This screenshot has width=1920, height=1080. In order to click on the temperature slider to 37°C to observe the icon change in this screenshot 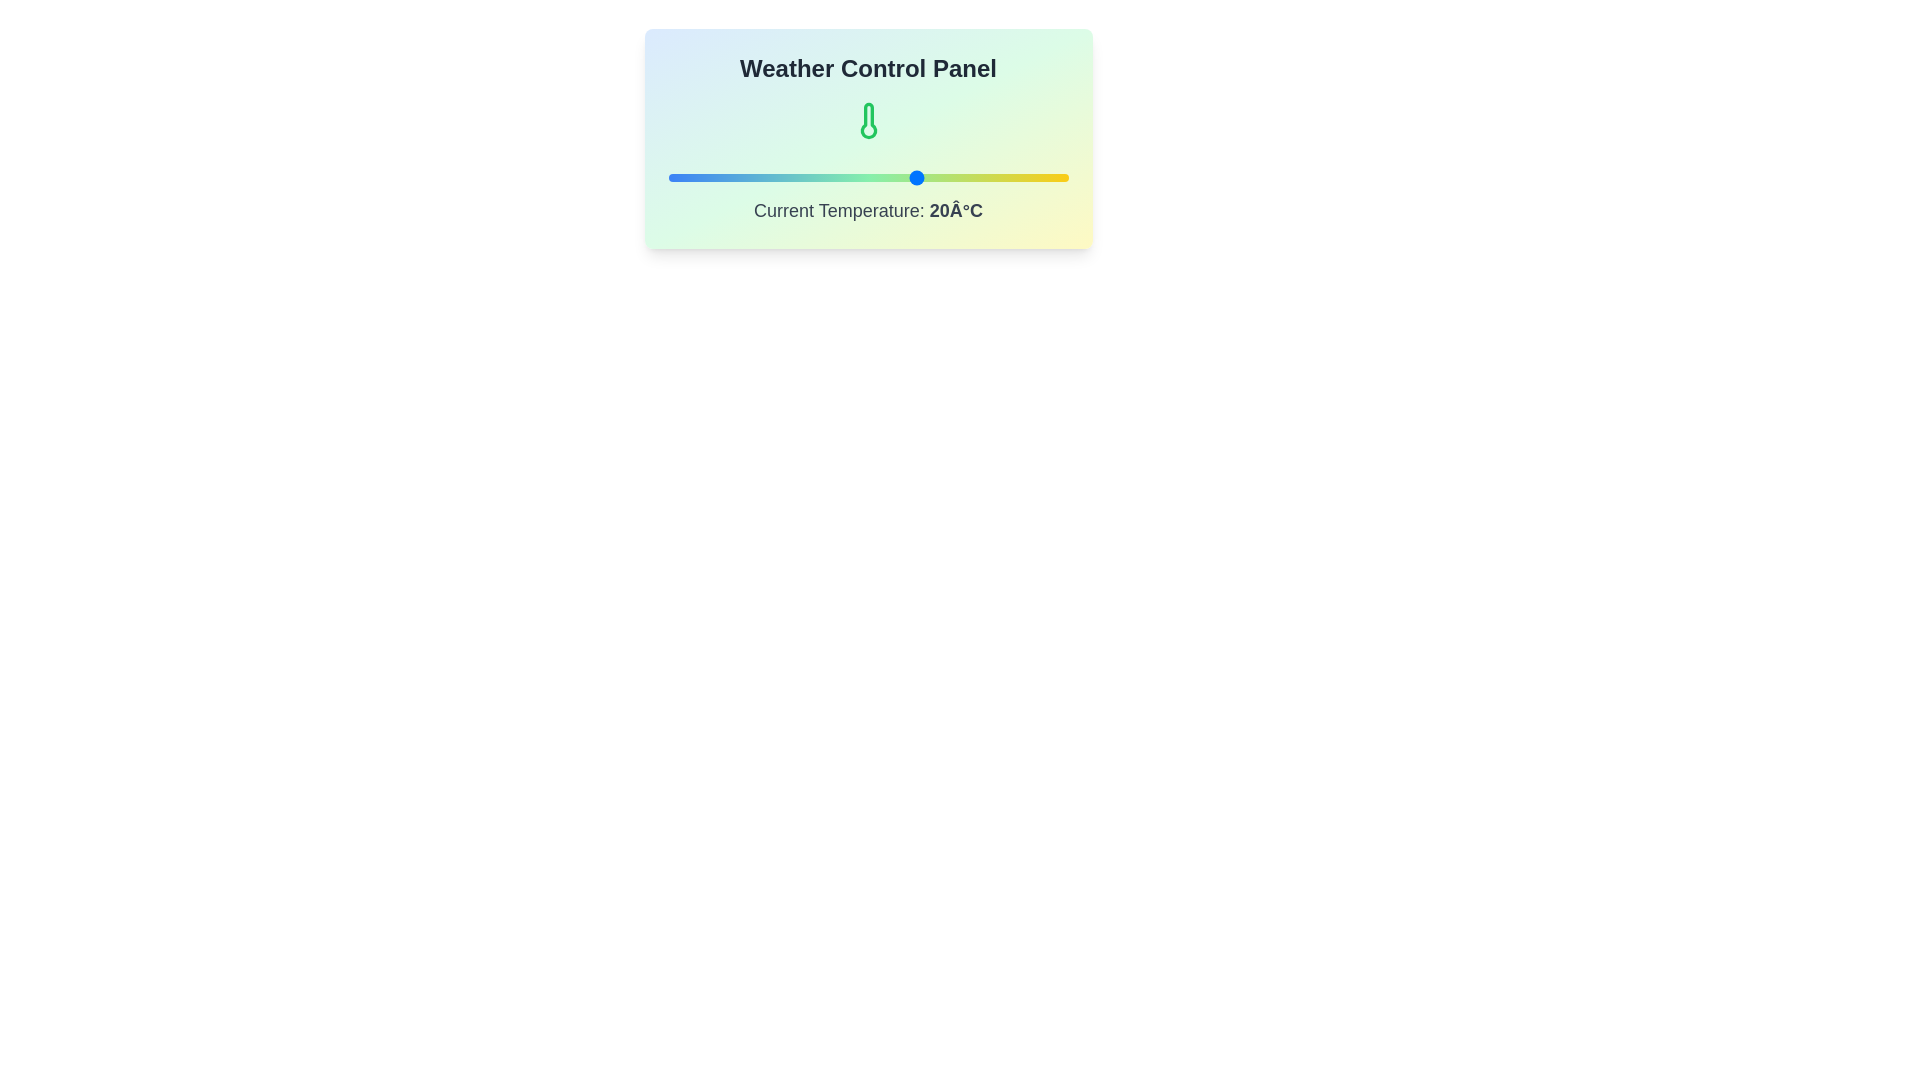, I will do `click(1003, 176)`.